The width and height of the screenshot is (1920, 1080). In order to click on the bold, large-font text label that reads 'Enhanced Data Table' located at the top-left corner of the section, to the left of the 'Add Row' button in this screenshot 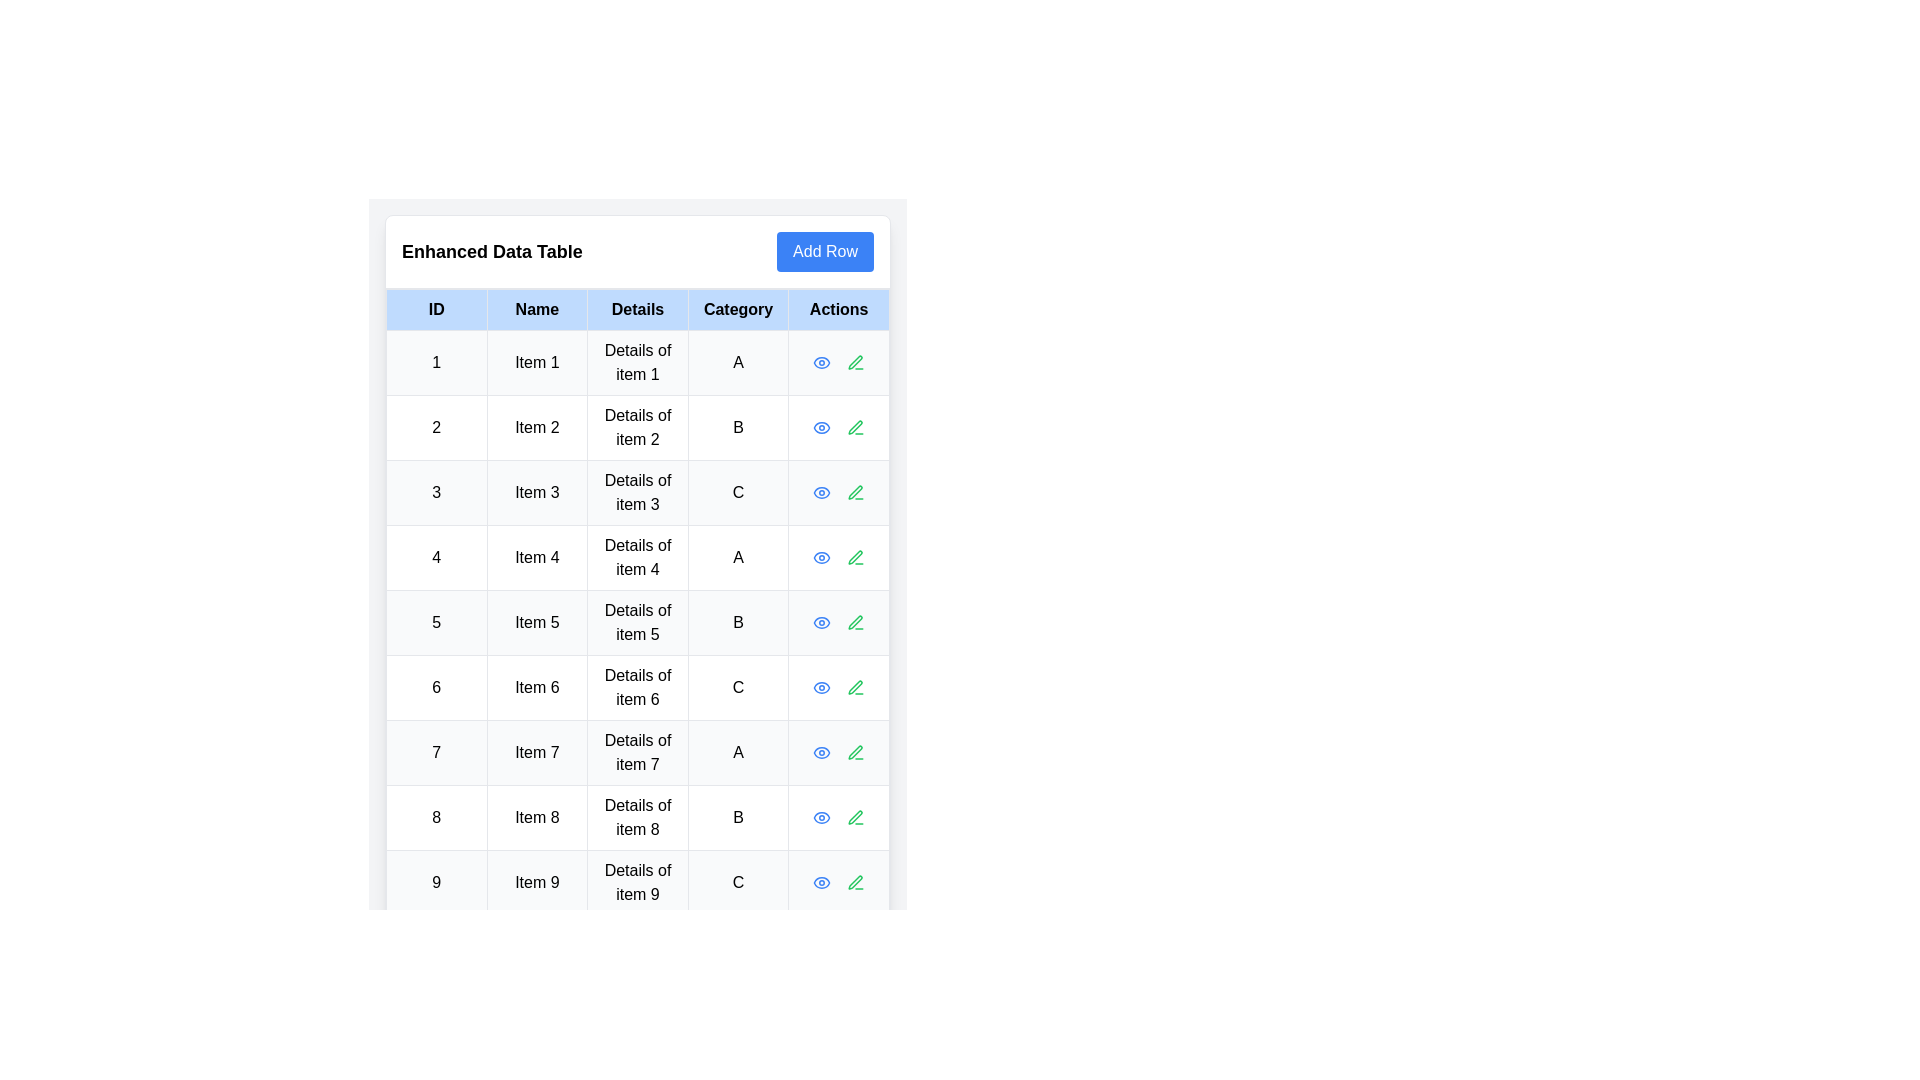, I will do `click(492, 250)`.